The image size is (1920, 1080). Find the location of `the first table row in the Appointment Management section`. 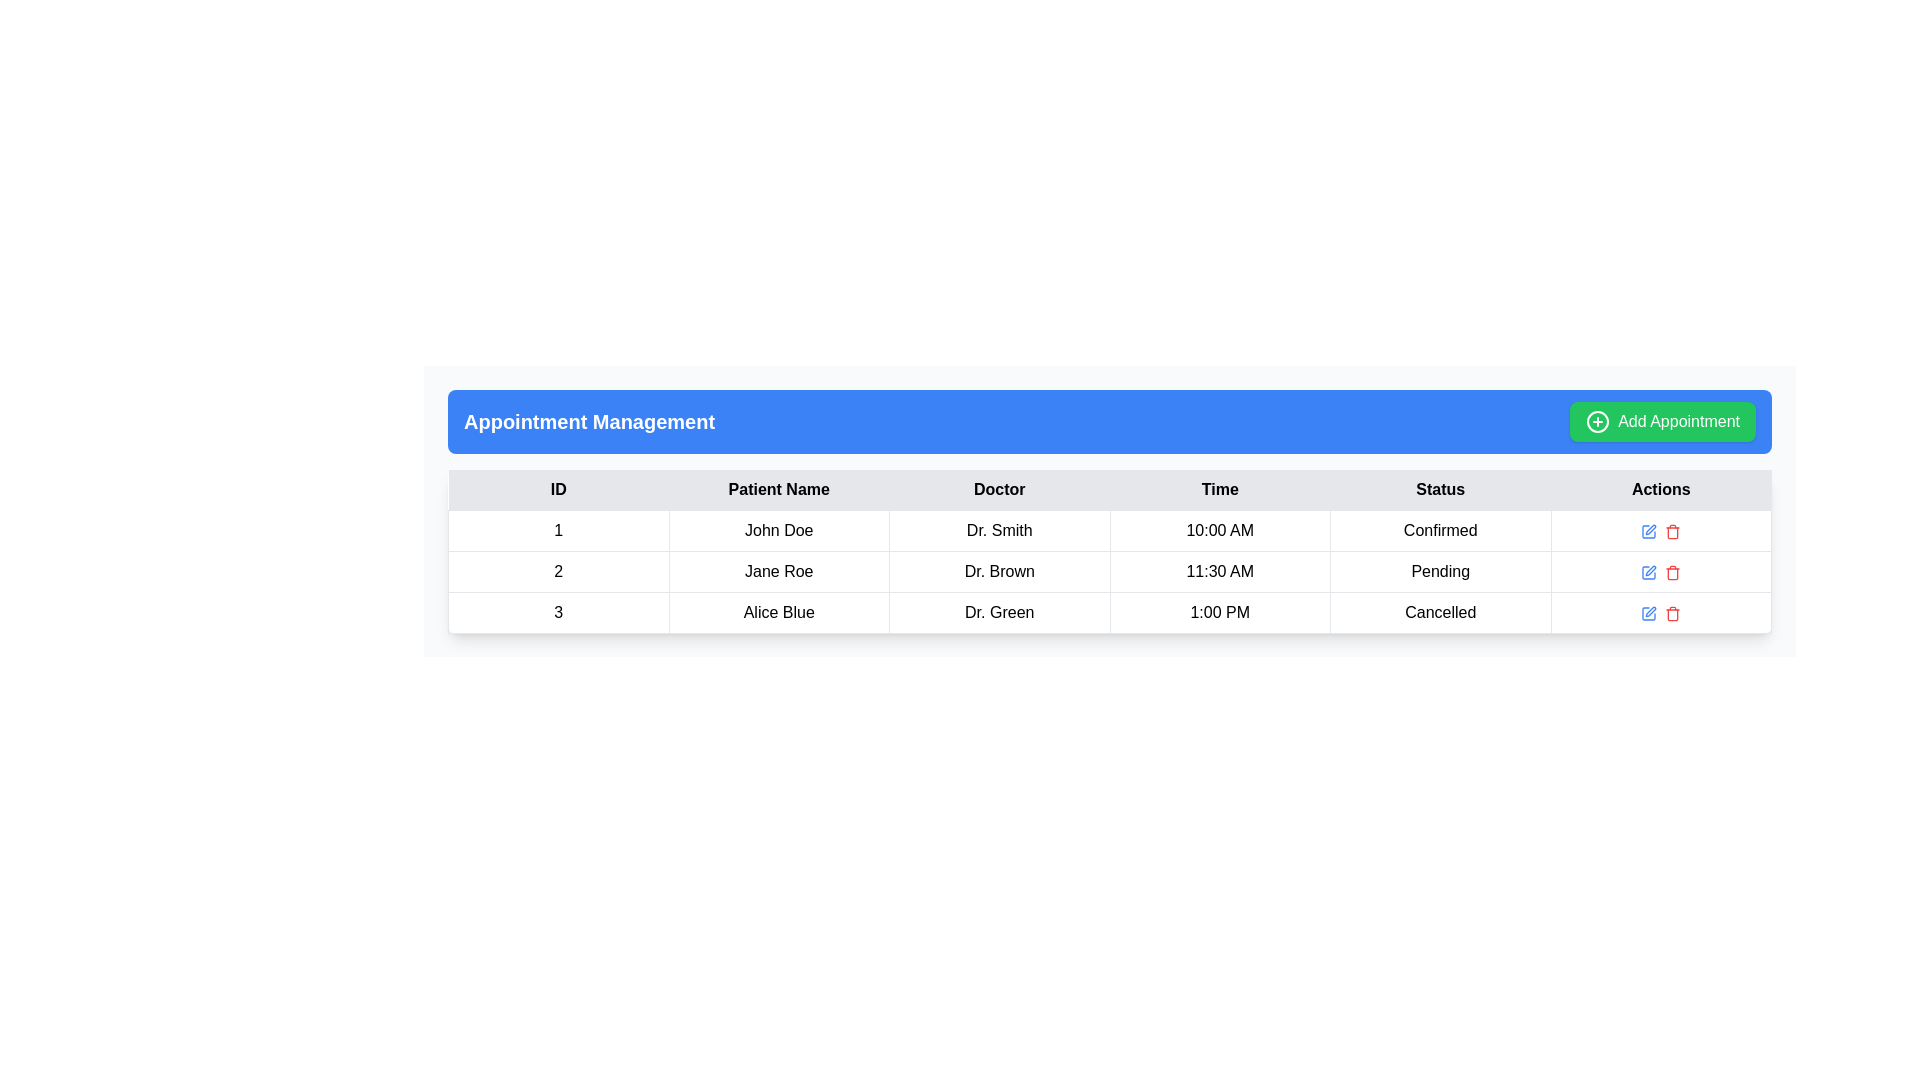

the first table row in the Appointment Management section is located at coordinates (1108, 530).